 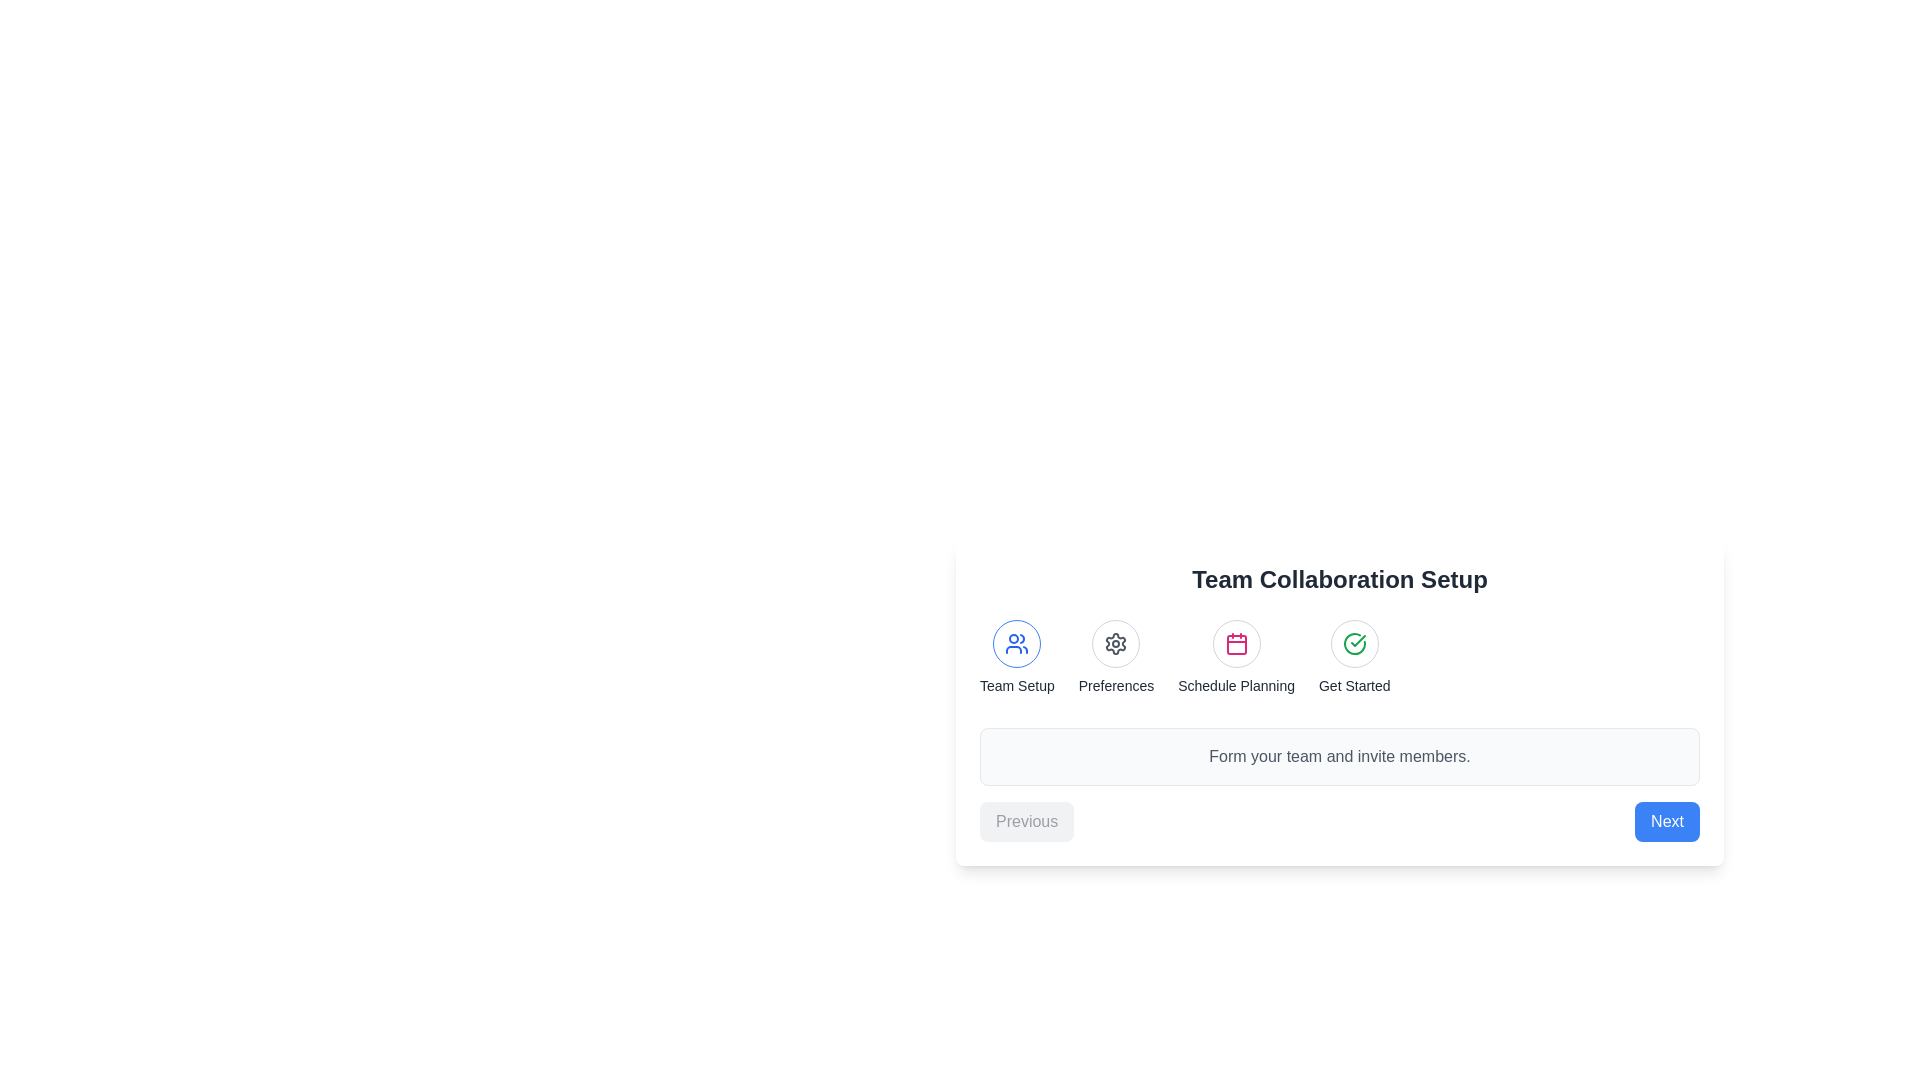 I want to click on the cogwheel icon representing settings, located above the 'Preferences' label, so click(x=1115, y=644).